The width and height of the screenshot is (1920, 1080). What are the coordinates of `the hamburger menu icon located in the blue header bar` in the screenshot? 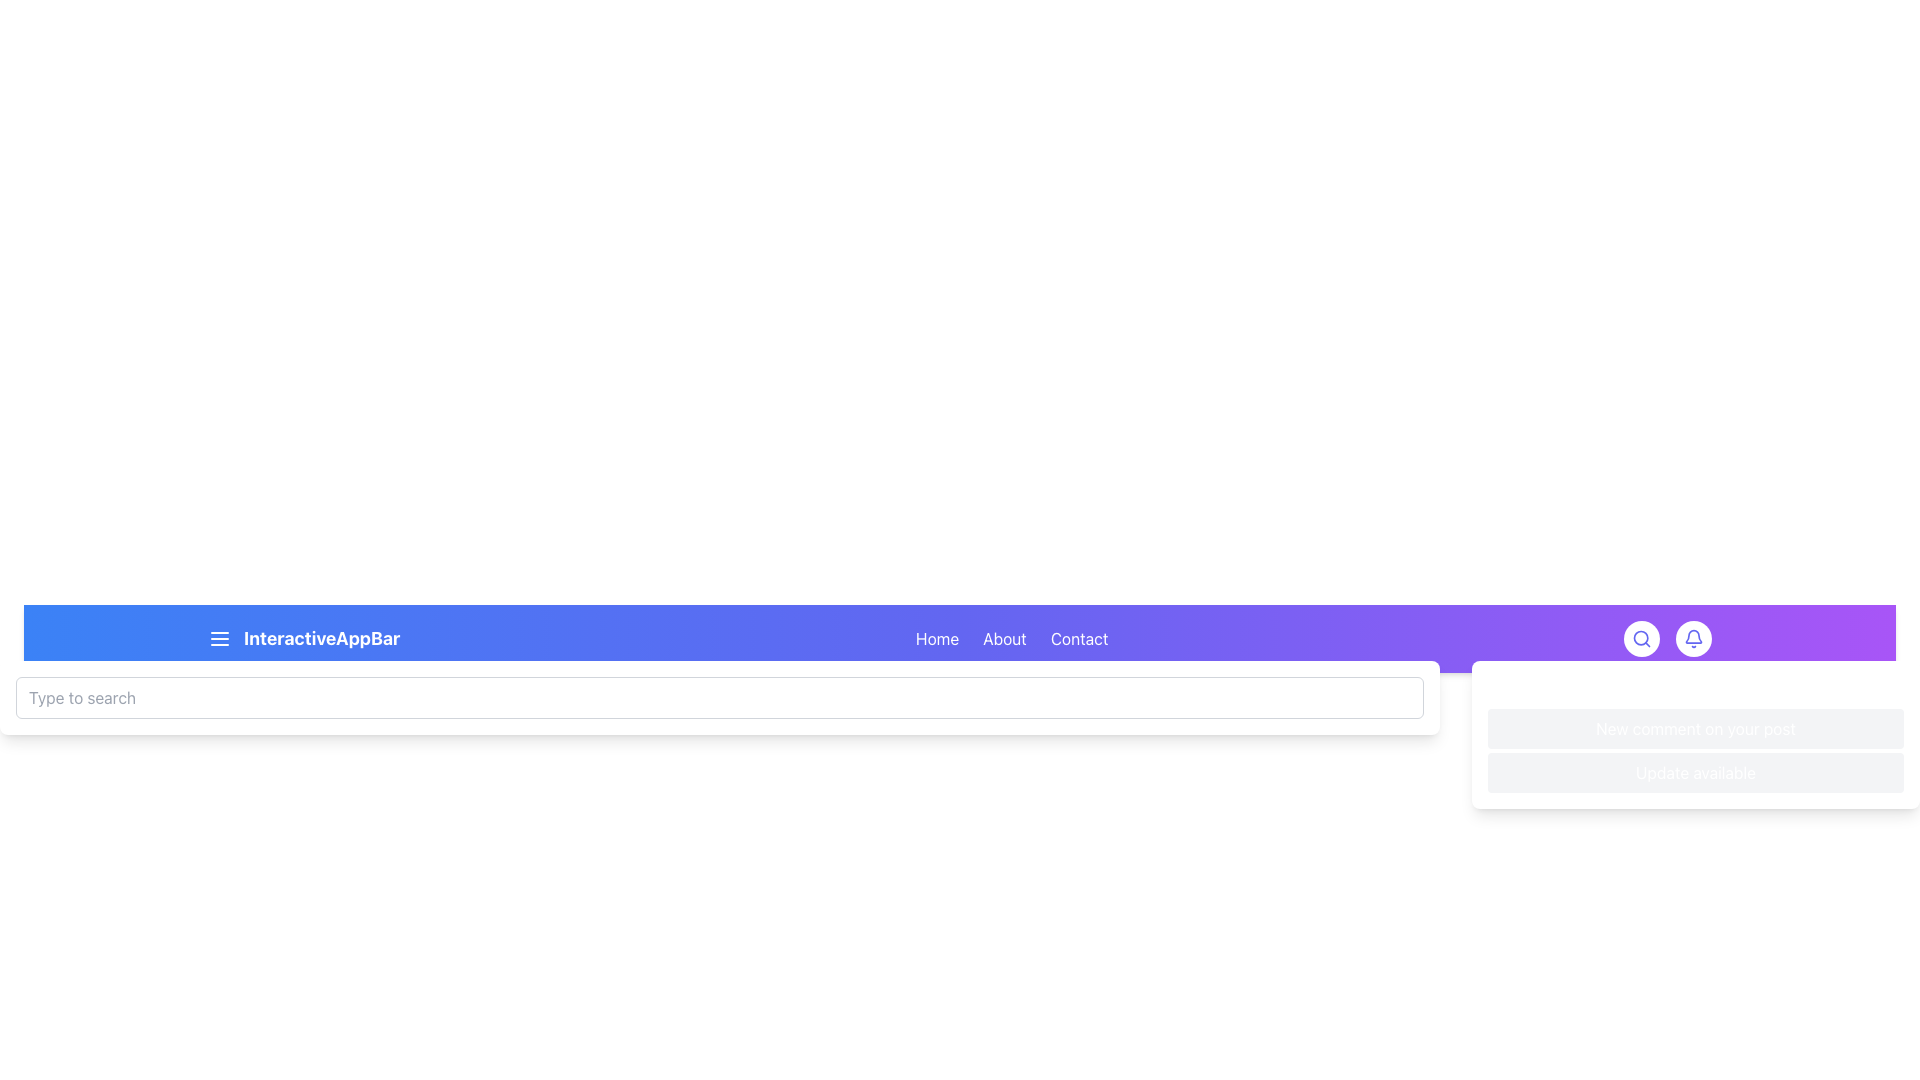 It's located at (220, 639).